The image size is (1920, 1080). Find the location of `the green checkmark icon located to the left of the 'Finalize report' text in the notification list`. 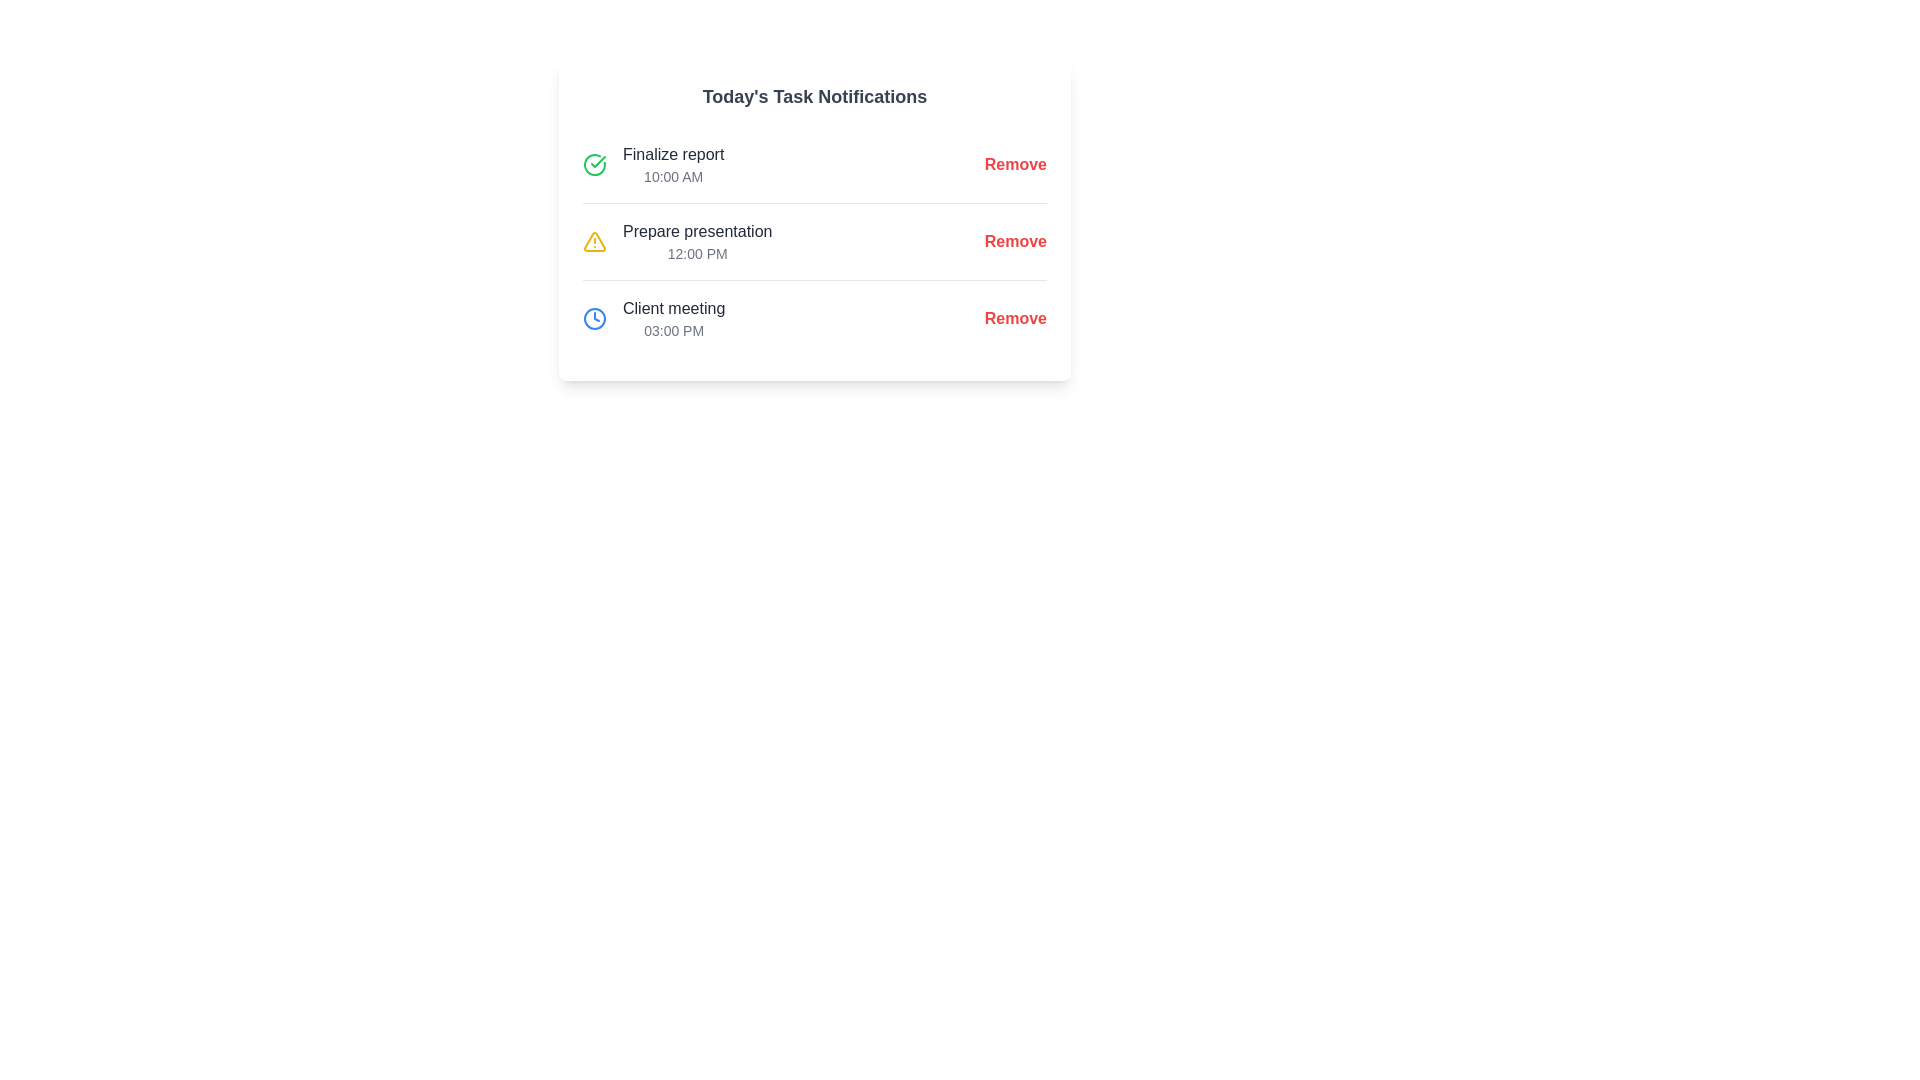

the green checkmark icon located to the left of the 'Finalize report' text in the notification list is located at coordinates (594, 164).